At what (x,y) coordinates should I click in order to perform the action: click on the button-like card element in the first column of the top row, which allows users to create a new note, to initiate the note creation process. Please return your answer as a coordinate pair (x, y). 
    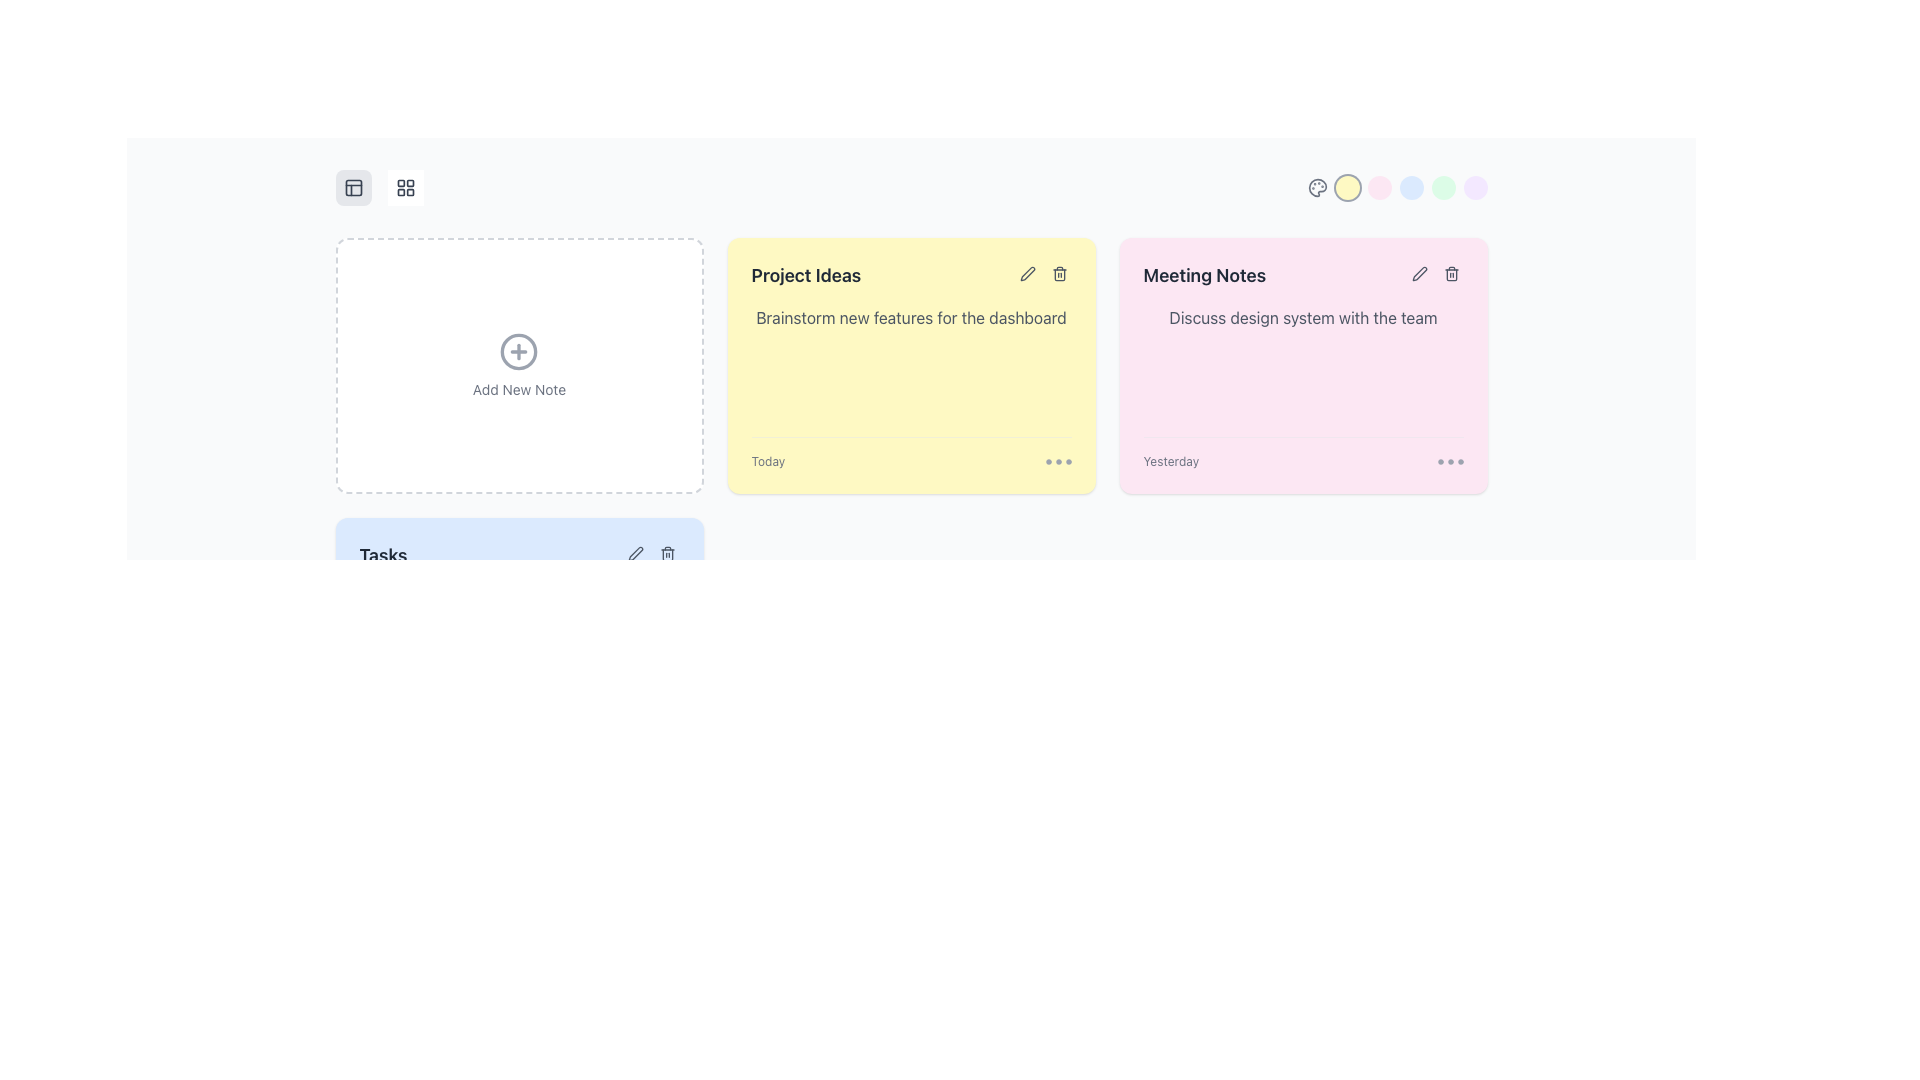
    Looking at the image, I should click on (519, 366).